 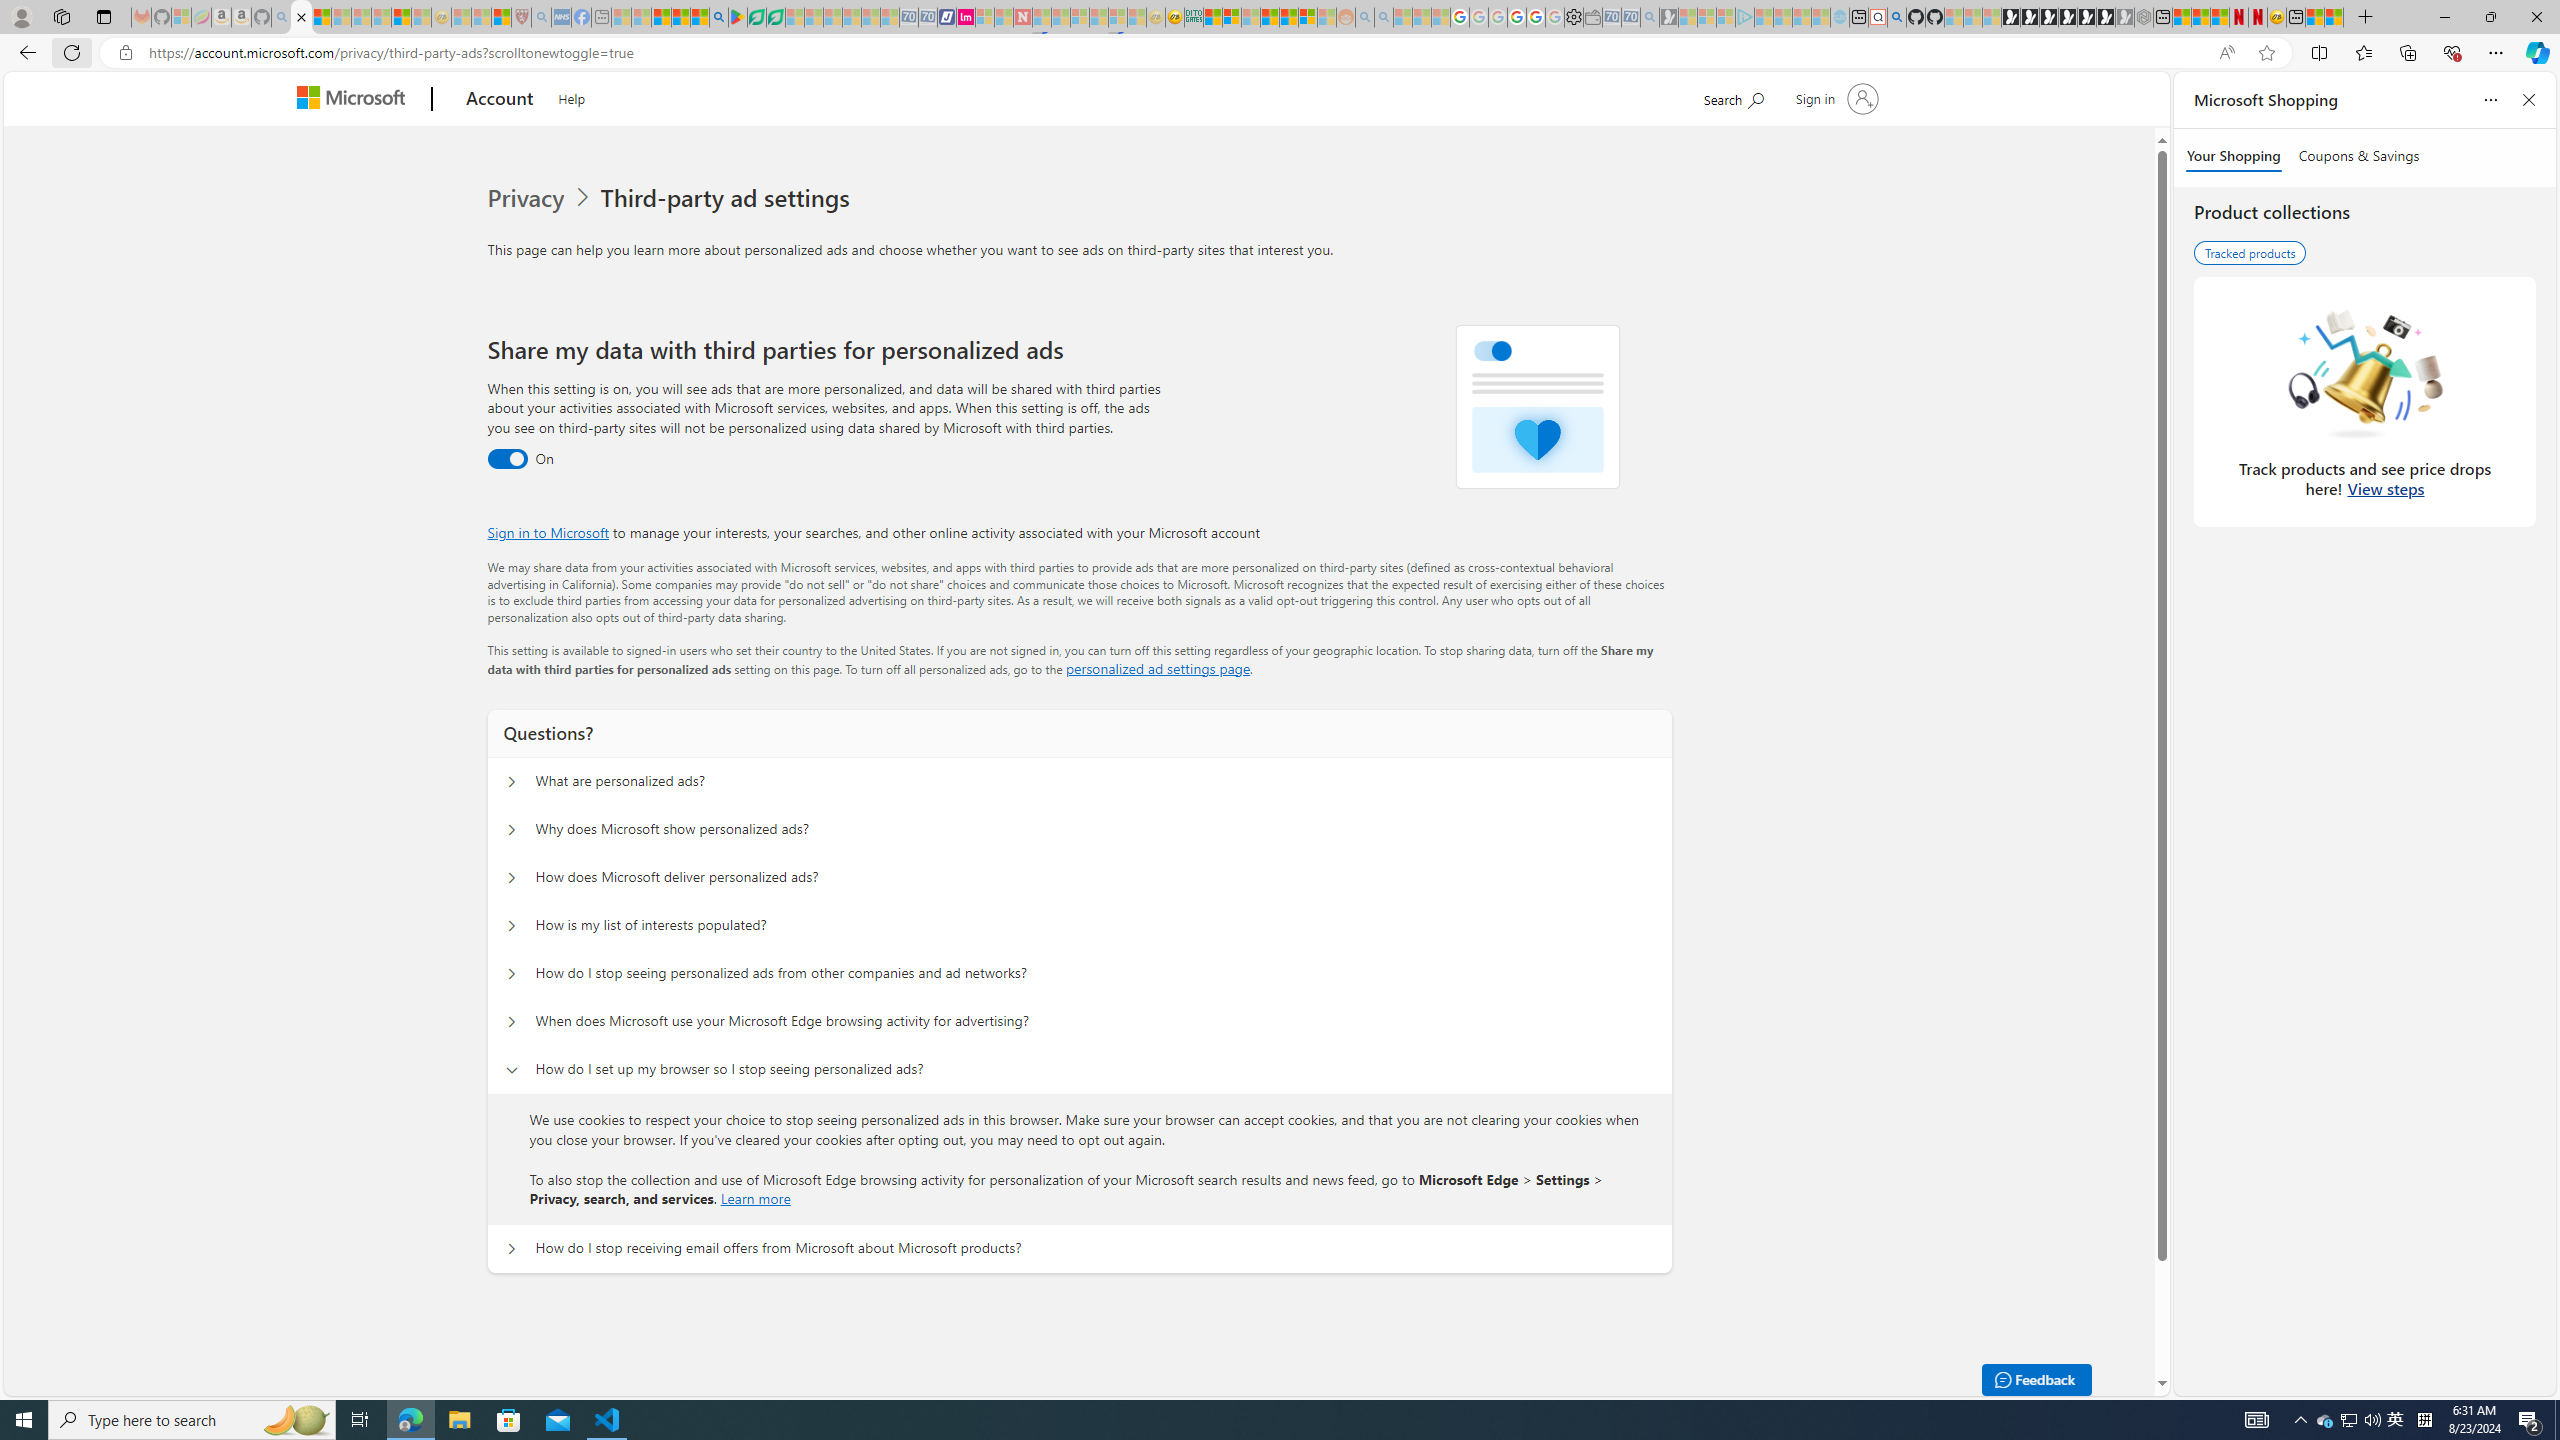 What do you see at coordinates (498, 99) in the screenshot?
I see `'Account'` at bounding box center [498, 99].